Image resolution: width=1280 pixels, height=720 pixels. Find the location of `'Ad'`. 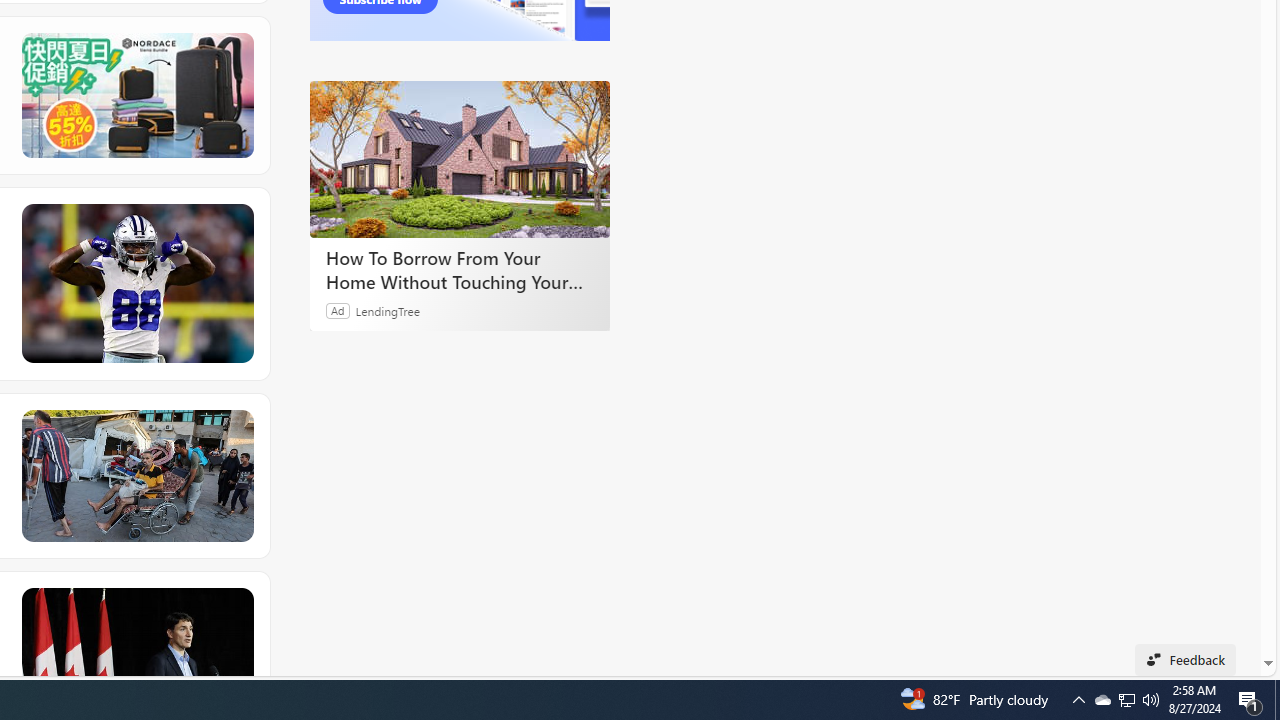

'Ad' is located at coordinates (338, 310).